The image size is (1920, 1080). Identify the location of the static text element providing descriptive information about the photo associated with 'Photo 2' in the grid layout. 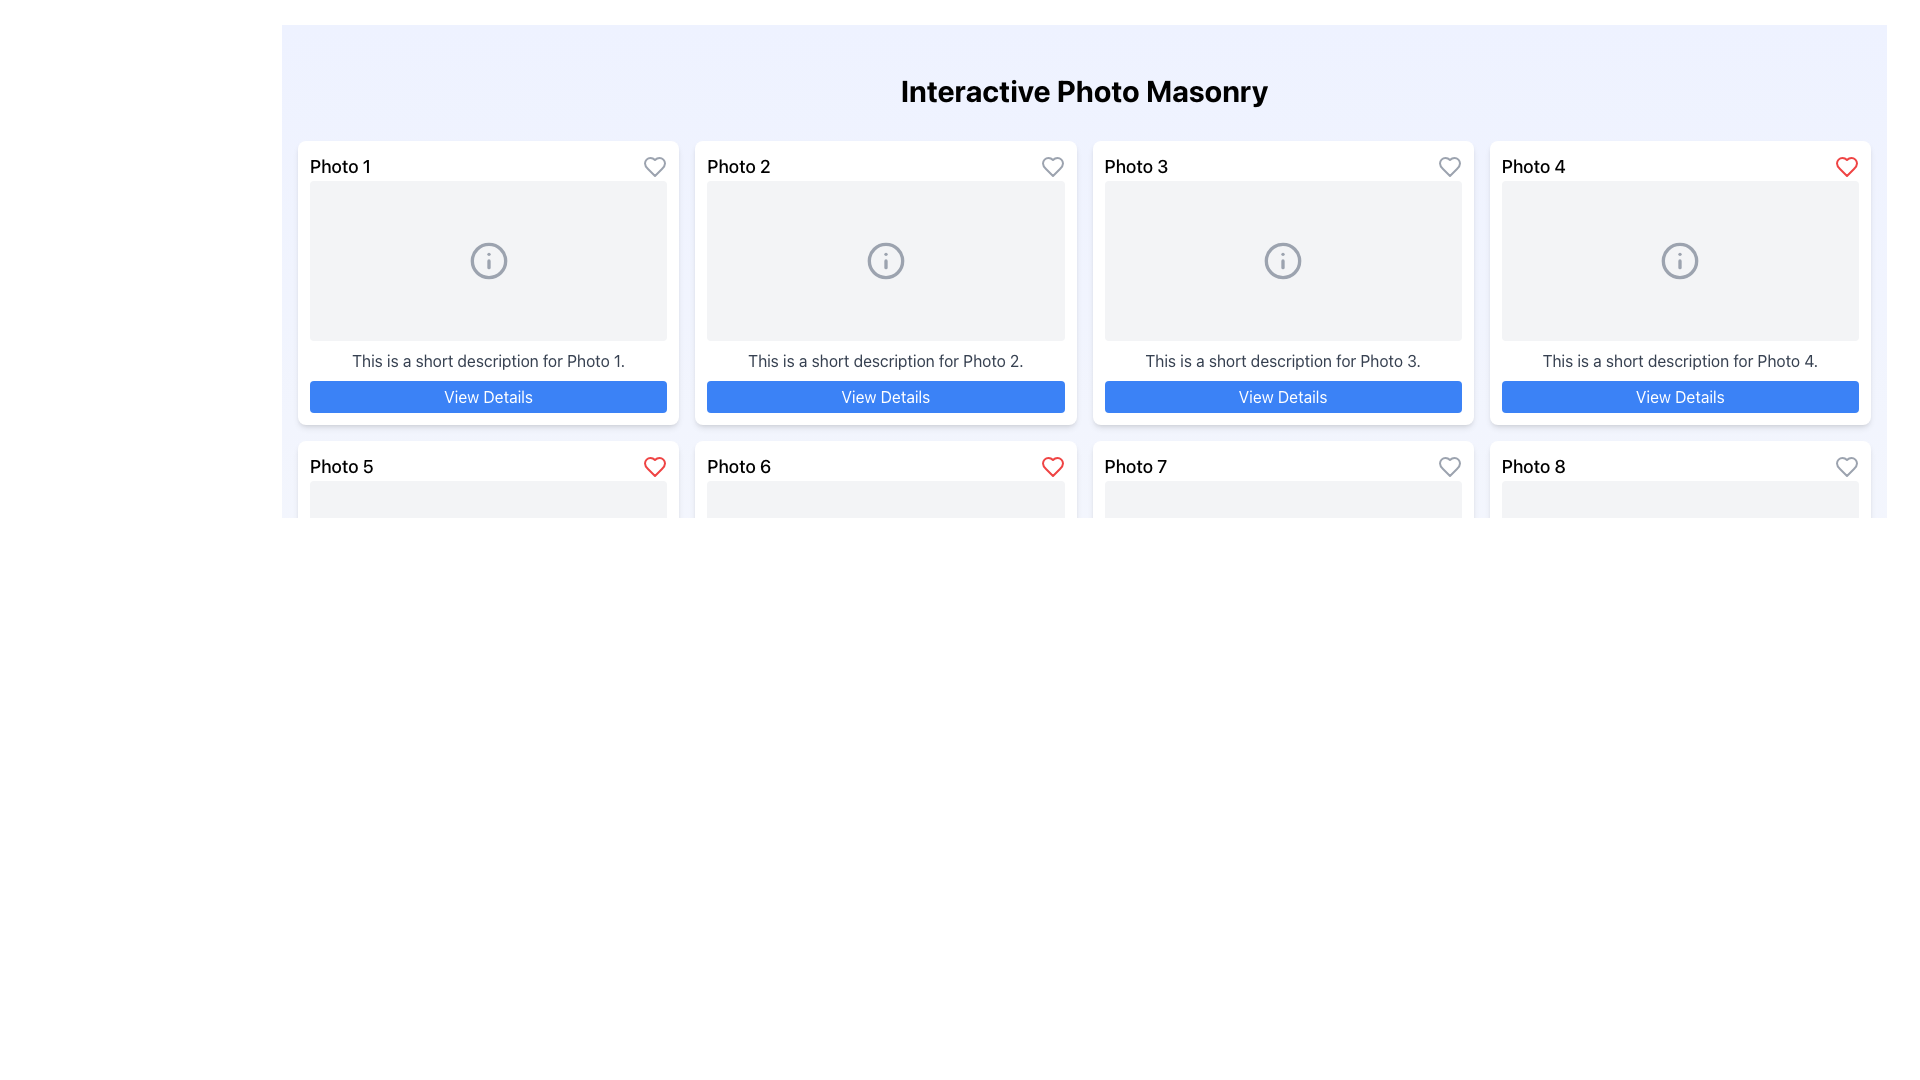
(884, 361).